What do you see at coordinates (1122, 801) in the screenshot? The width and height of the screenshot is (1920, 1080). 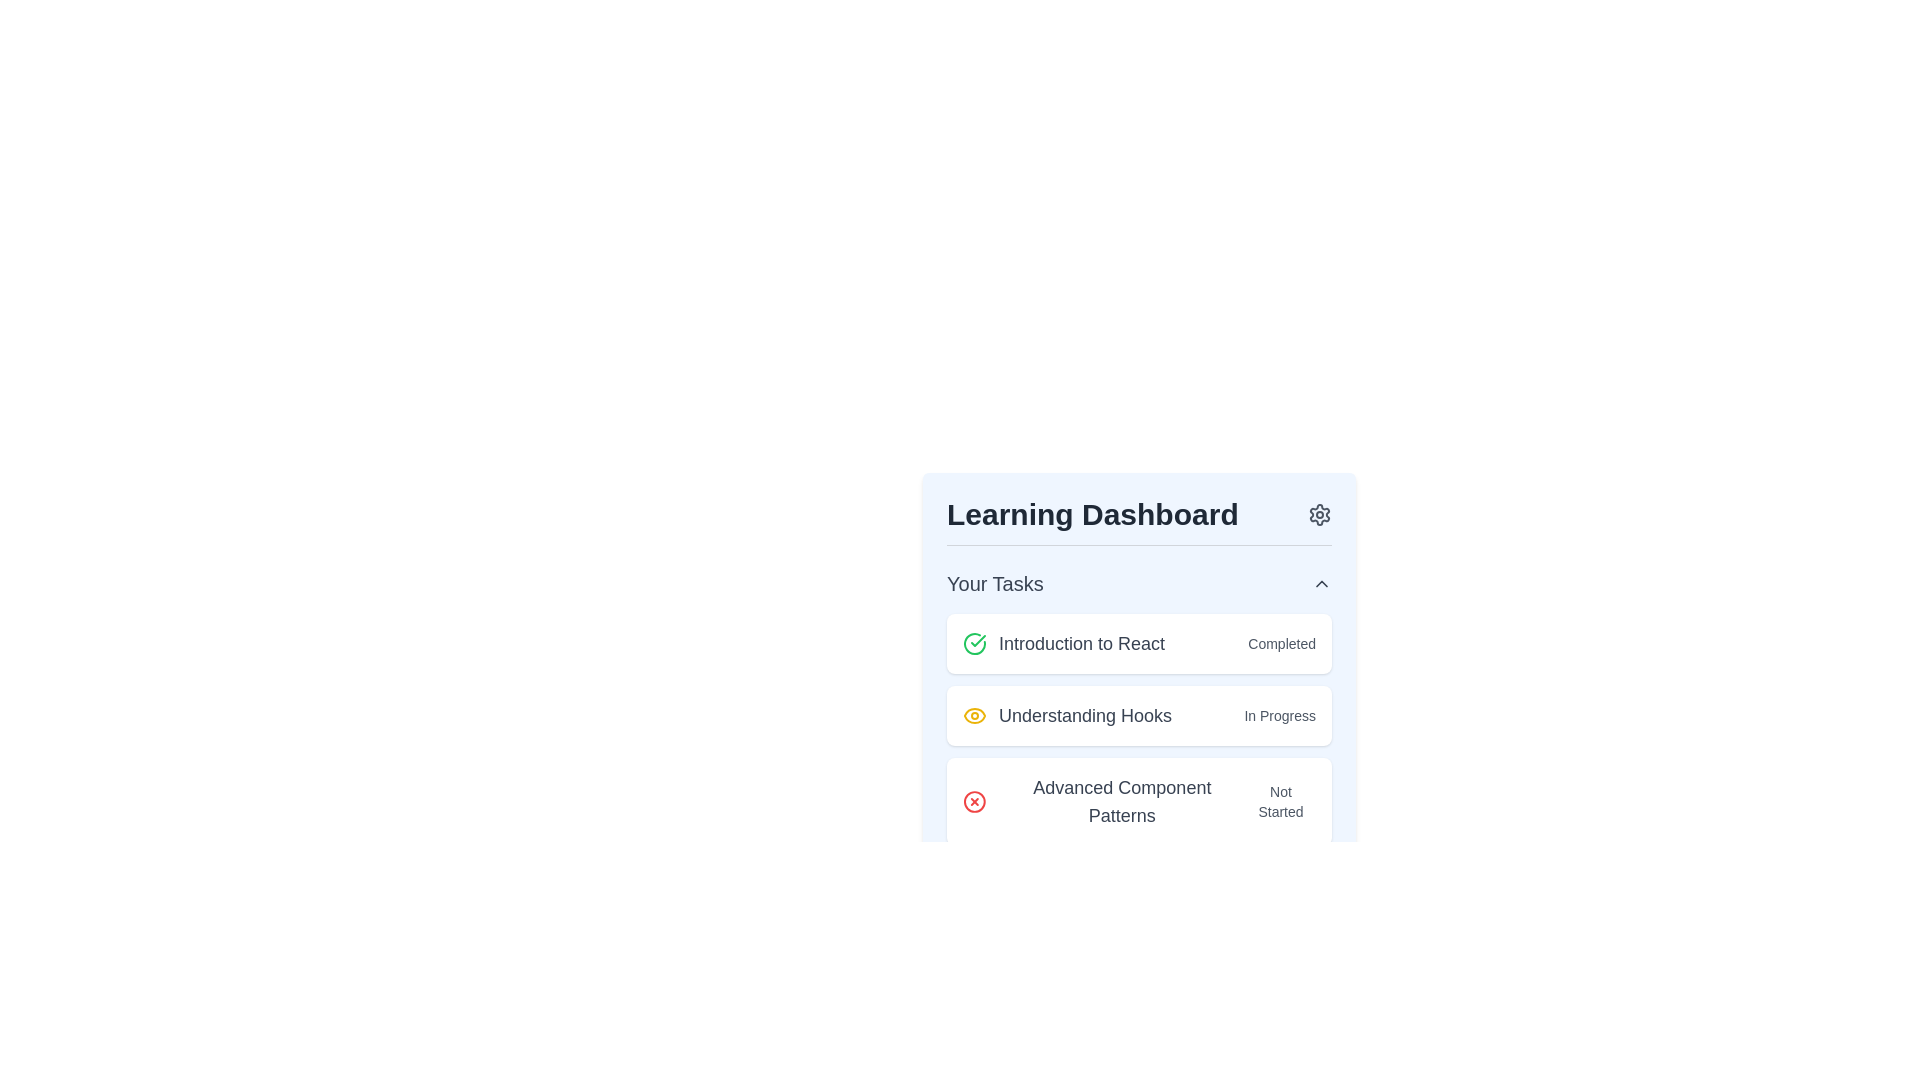 I see `descriptive text label that identifies a task item in the task list, located centrally under the 'Your Tasks' section, specifically in the third row of the task list` at bounding box center [1122, 801].